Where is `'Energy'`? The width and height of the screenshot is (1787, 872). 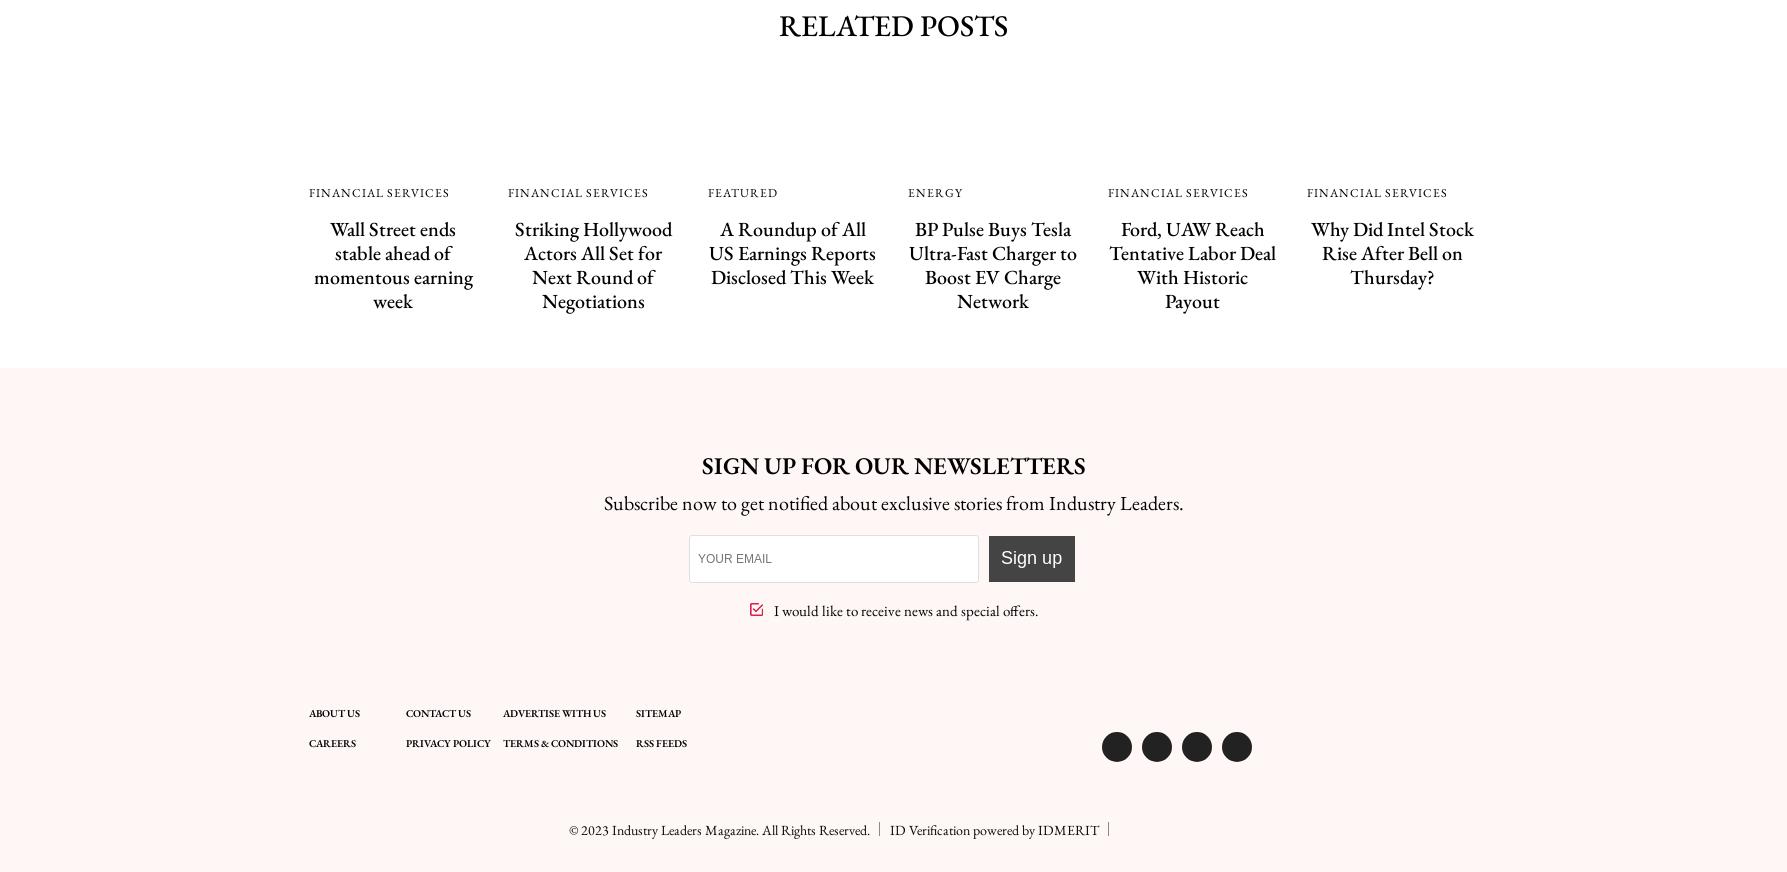 'Energy' is located at coordinates (933, 192).